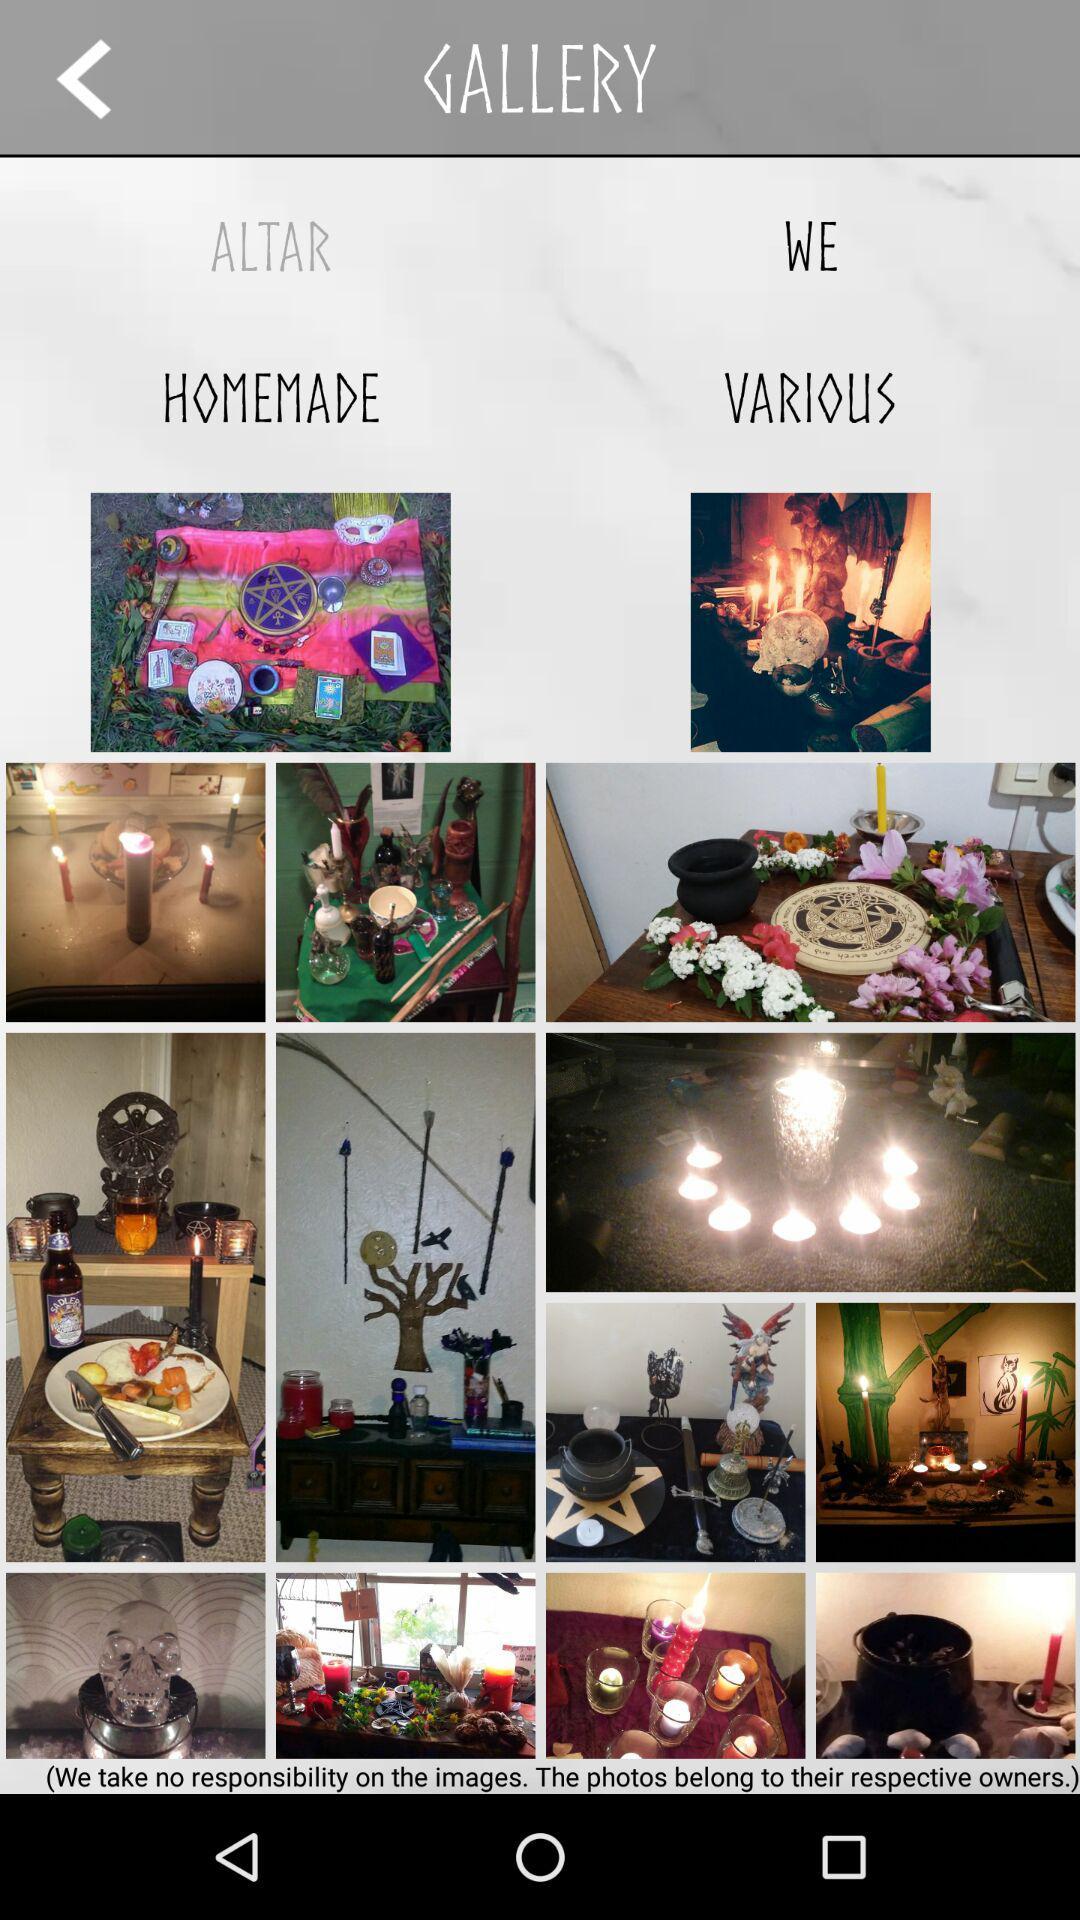 The height and width of the screenshot is (1920, 1080). Describe the element at coordinates (270, 245) in the screenshot. I see `the app above homemade icon` at that location.